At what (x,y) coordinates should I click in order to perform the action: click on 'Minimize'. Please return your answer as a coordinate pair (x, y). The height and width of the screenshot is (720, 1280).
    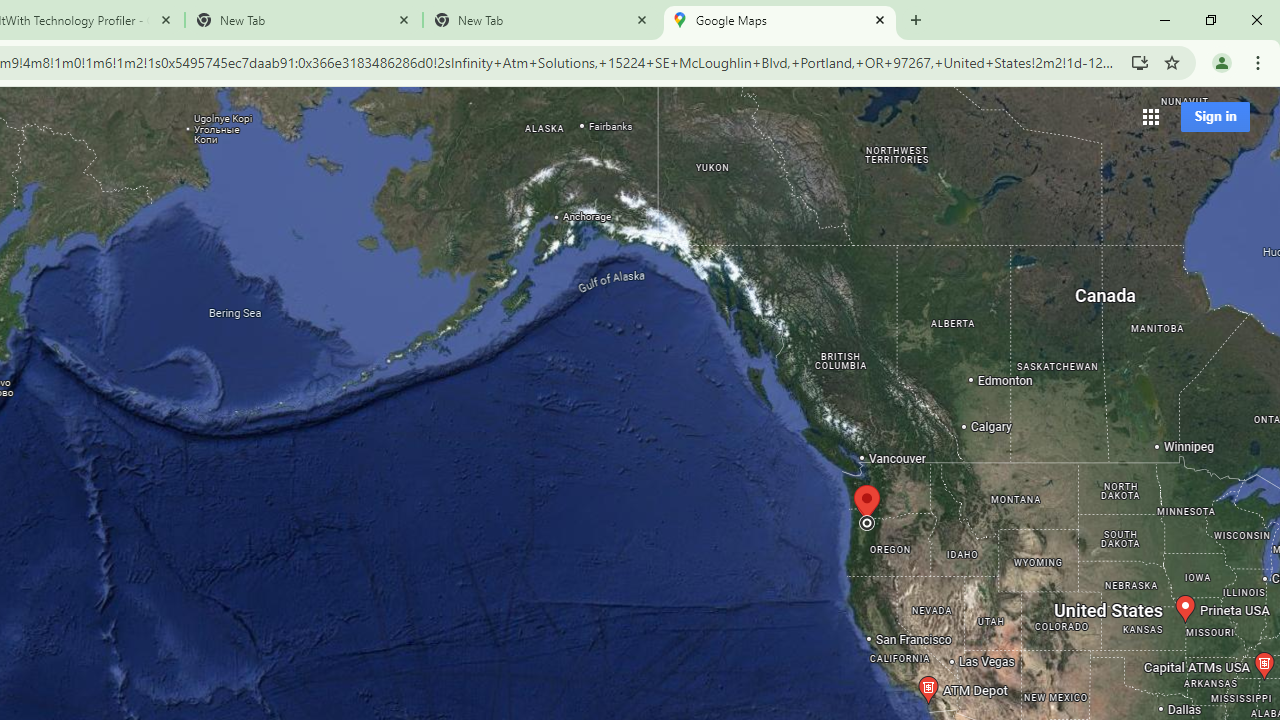
    Looking at the image, I should click on (1165, 20).